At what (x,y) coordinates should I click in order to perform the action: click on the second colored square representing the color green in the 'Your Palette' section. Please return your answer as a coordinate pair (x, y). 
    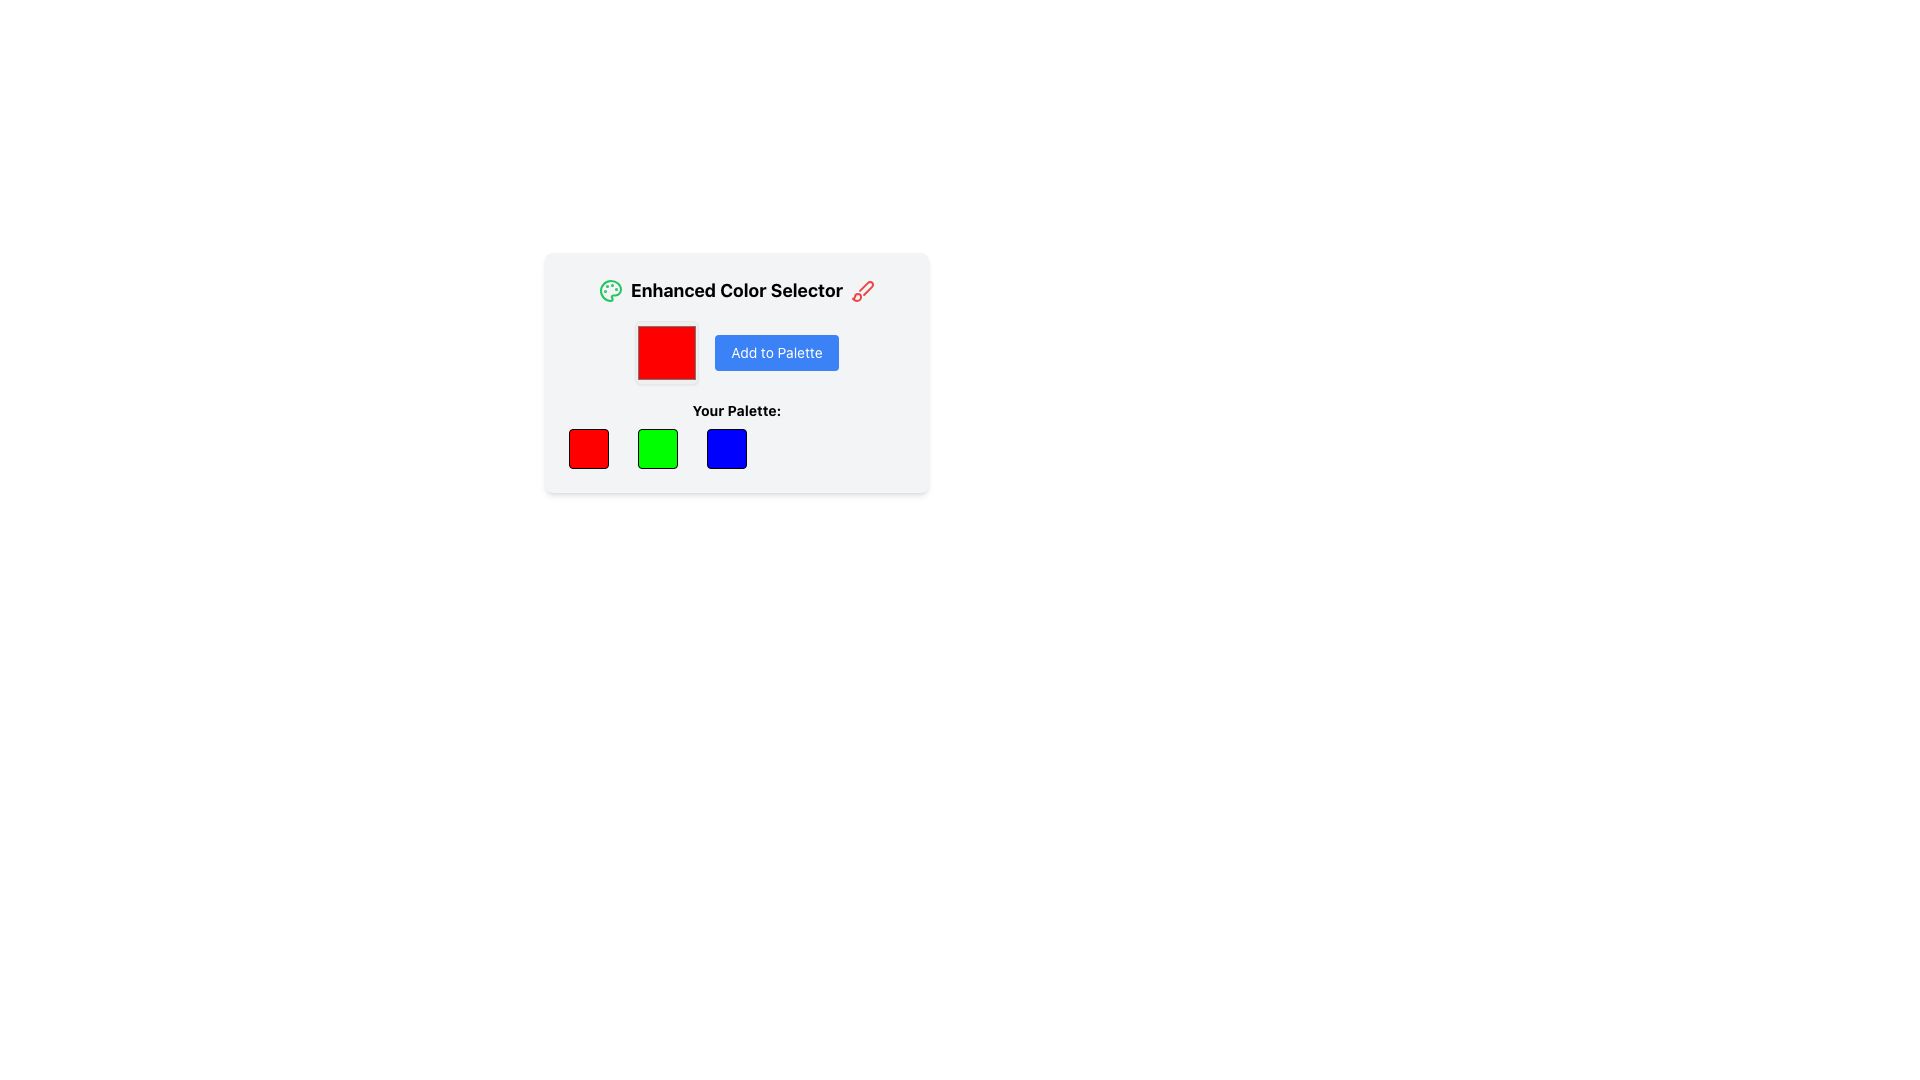
    Looking at the image, I should click on (657, 447).